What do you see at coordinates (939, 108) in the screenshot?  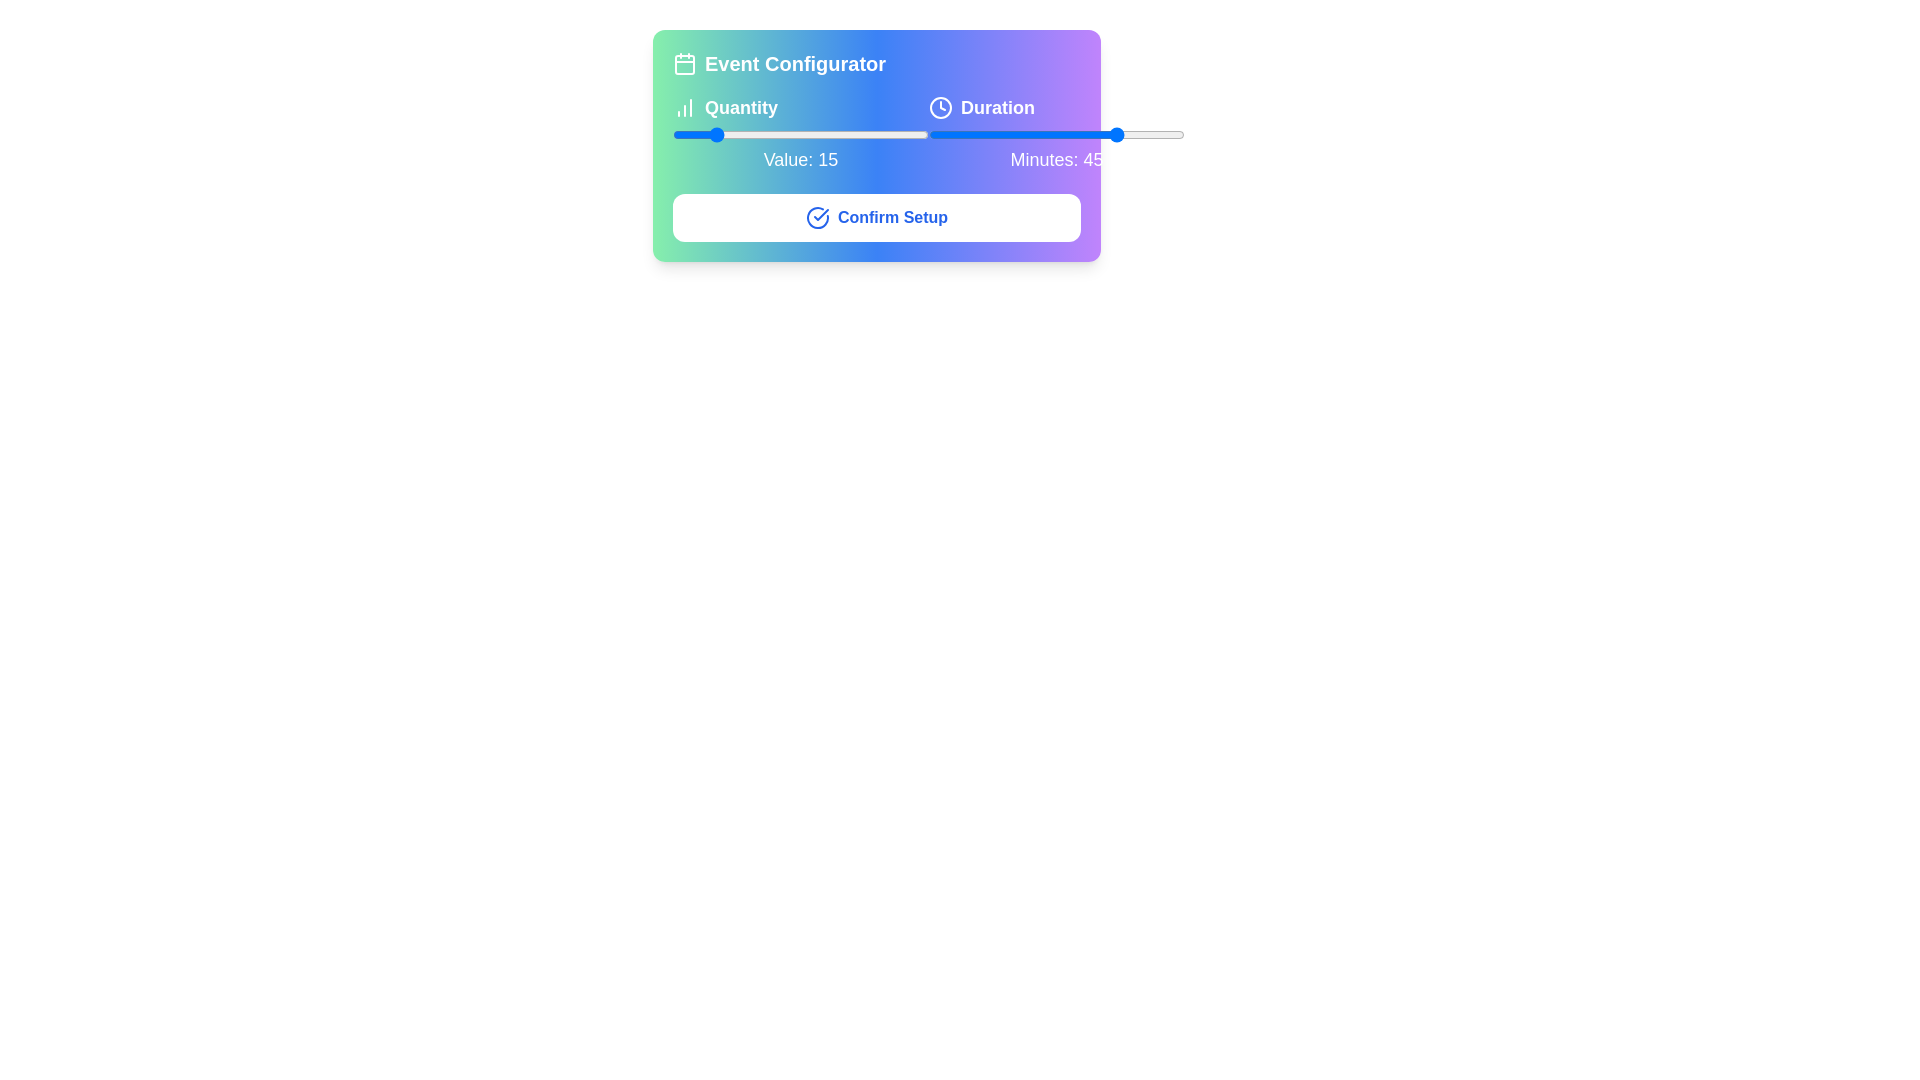 I see `the circular graphic representation styled as a clock face, which is centrally positioned within the clock icon located to the right of the 'Duration' label in the interface` at bounding box center [939, 108].